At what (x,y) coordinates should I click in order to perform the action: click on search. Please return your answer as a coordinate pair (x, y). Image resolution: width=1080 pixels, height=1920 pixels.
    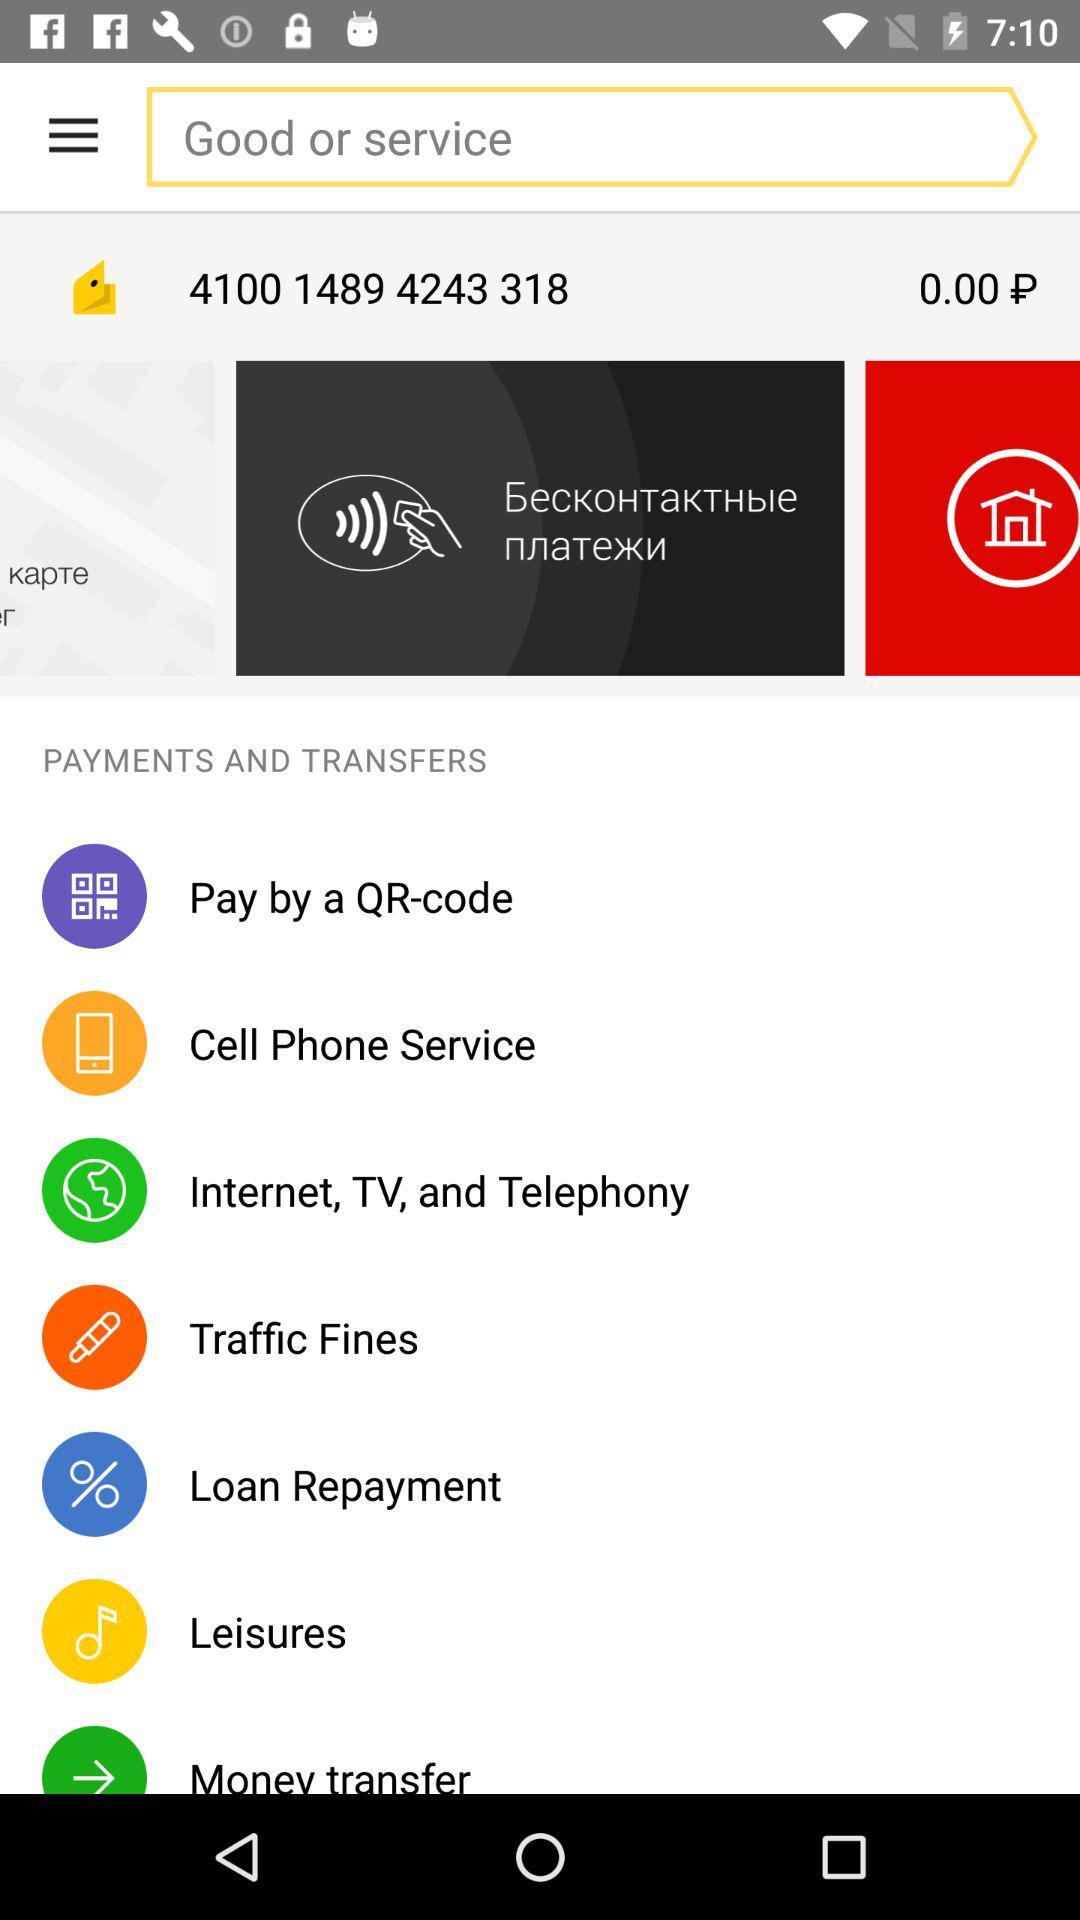
    Looking at the image, I should click on (551, 135).